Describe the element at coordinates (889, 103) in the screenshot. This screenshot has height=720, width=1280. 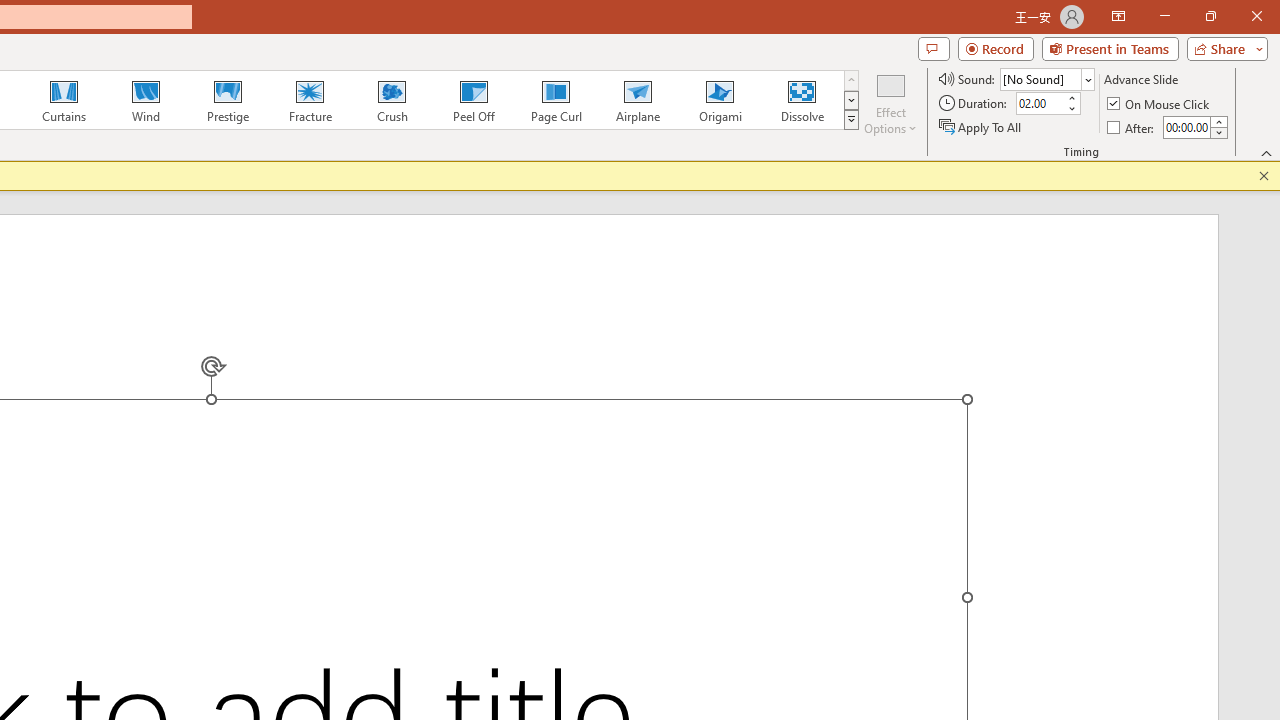
I see `'Effect Options'` at that location.